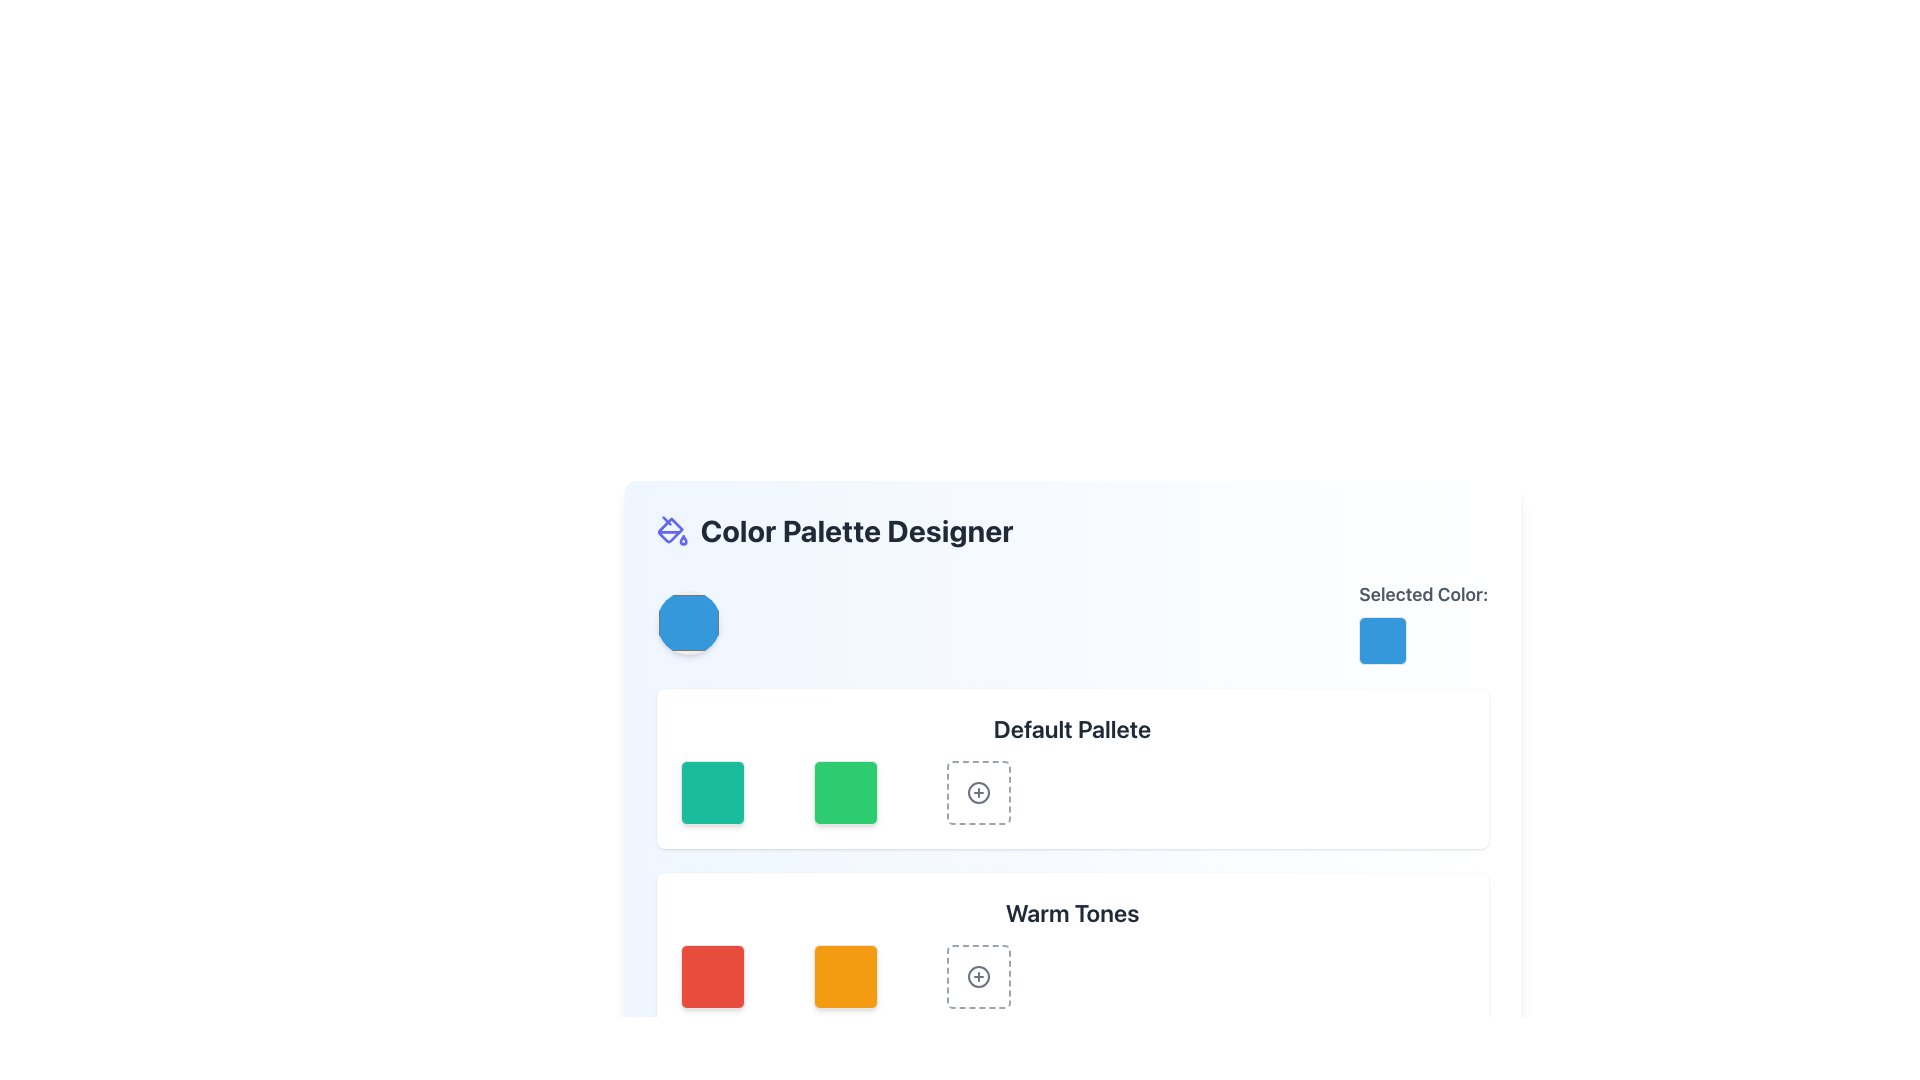 This screenshot has width=1920, height=1080. What do you see at coordinates (872, 975) in the screenshot?
I see `the warm orange button with rounded corners located in the lower section of the design interface, specifically the second item in the 'Warm Tones' row` at bounding box center [872, 975].